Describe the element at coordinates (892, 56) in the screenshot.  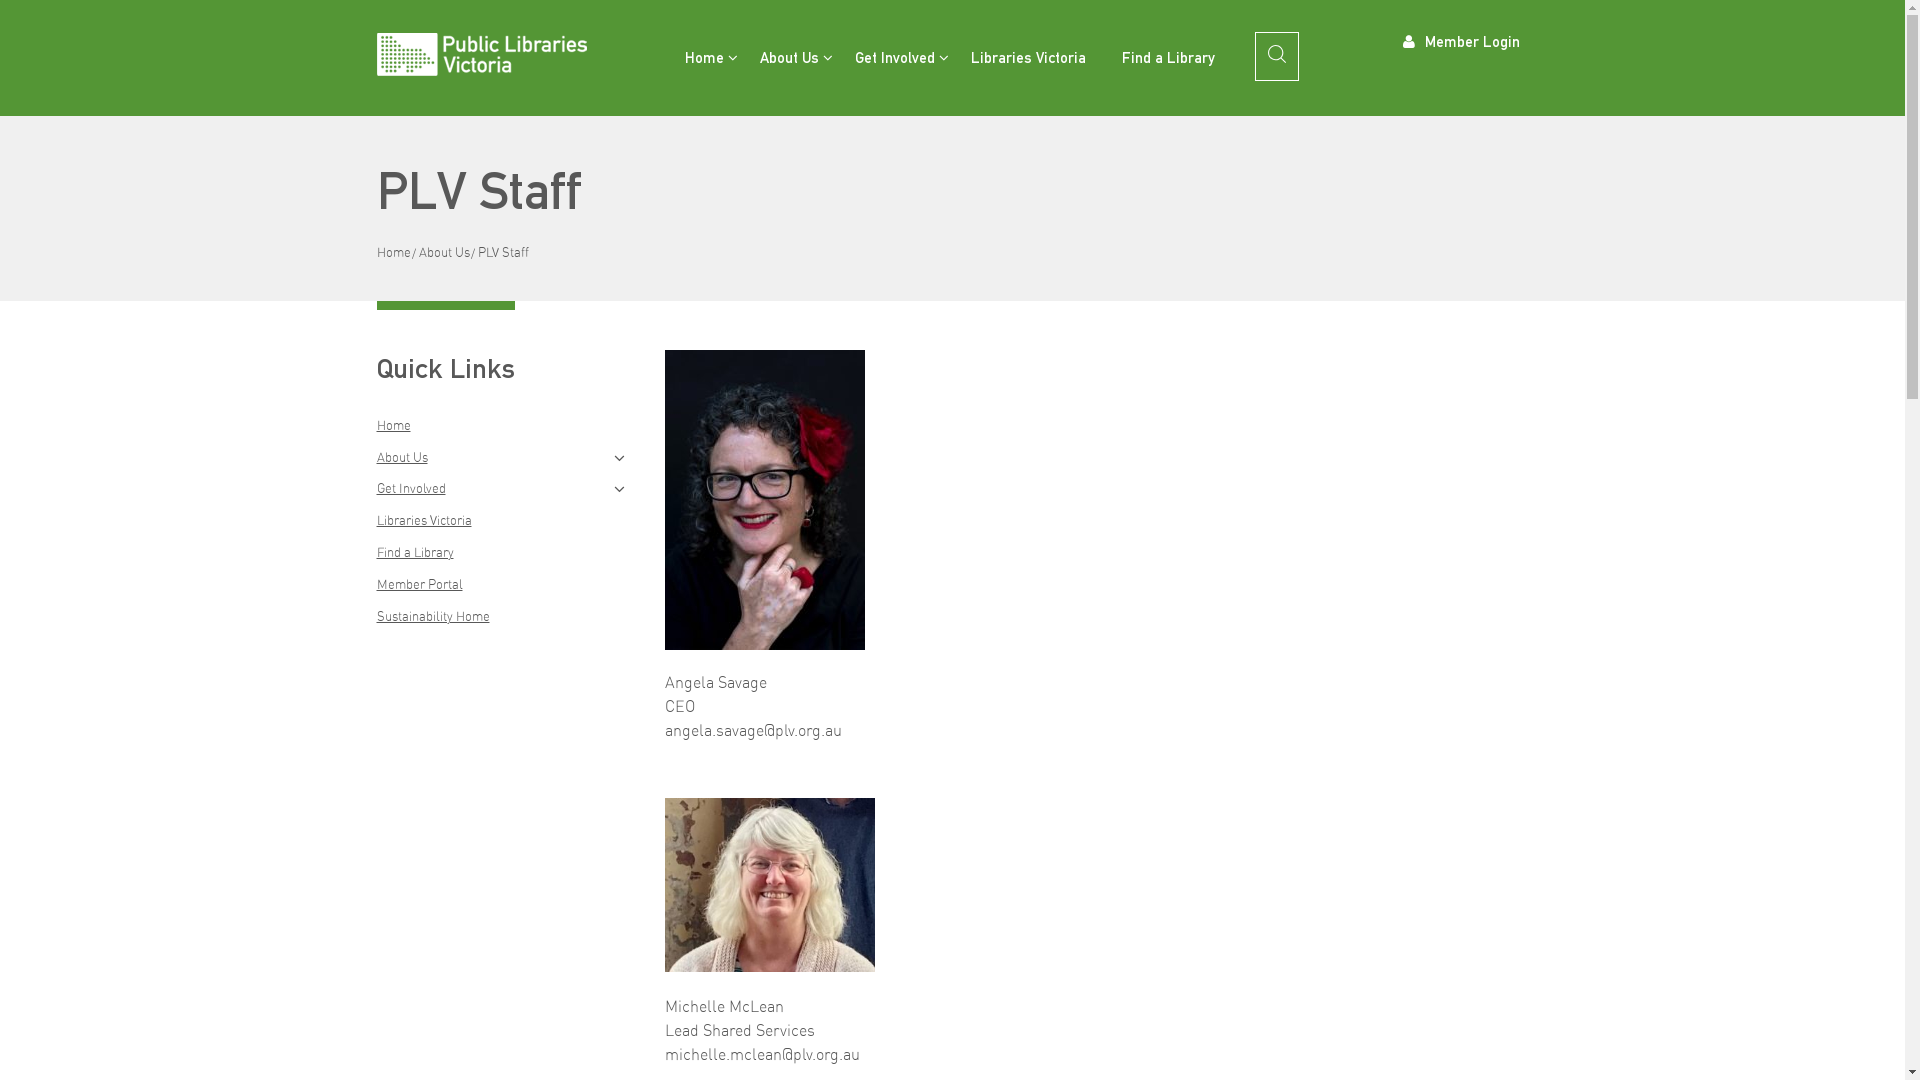
I see `'Get Involved'` at that location.